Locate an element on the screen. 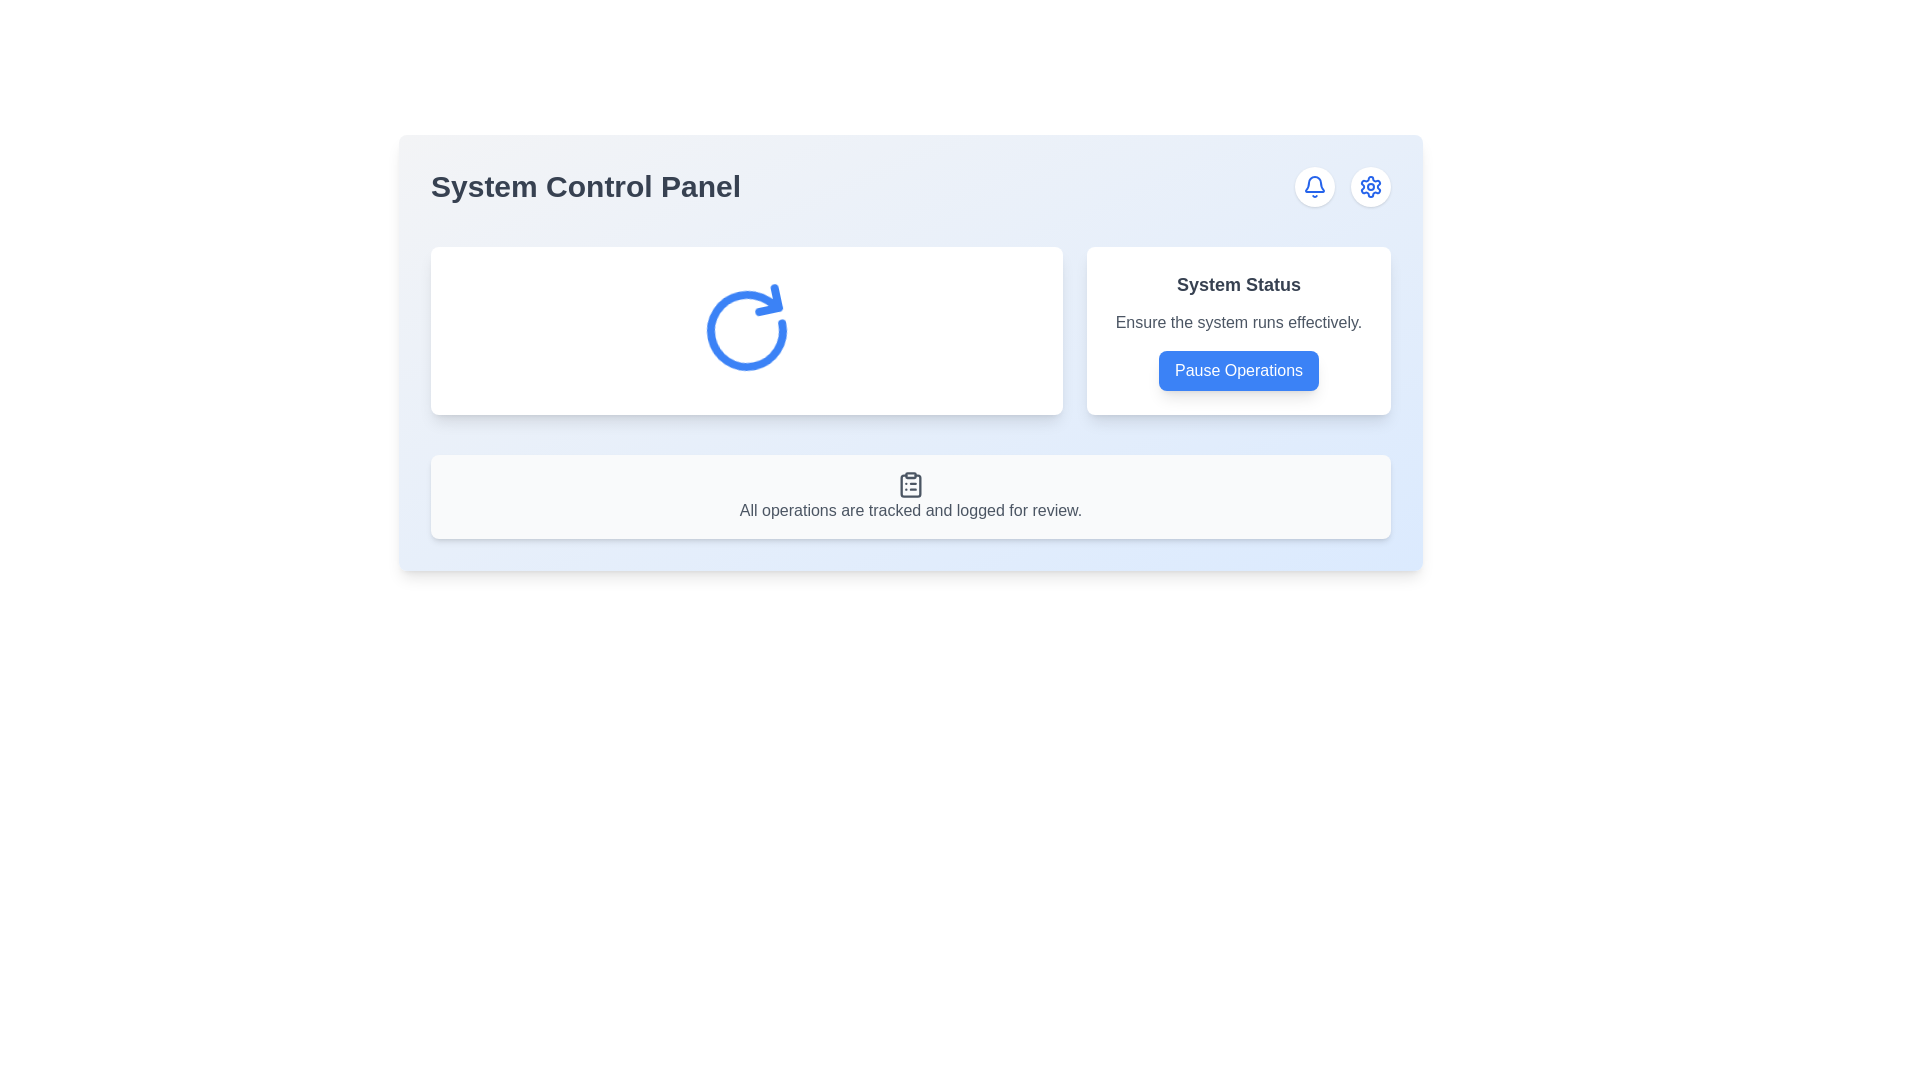 Image resolution: width=1920 pixels, height=1080 pixels. the clipboard icon, which is a line art representation featuring a rectangular shape and list elements, located above the text 'All operations are tracked and logged for review.' is located at coordinates (910, 485).